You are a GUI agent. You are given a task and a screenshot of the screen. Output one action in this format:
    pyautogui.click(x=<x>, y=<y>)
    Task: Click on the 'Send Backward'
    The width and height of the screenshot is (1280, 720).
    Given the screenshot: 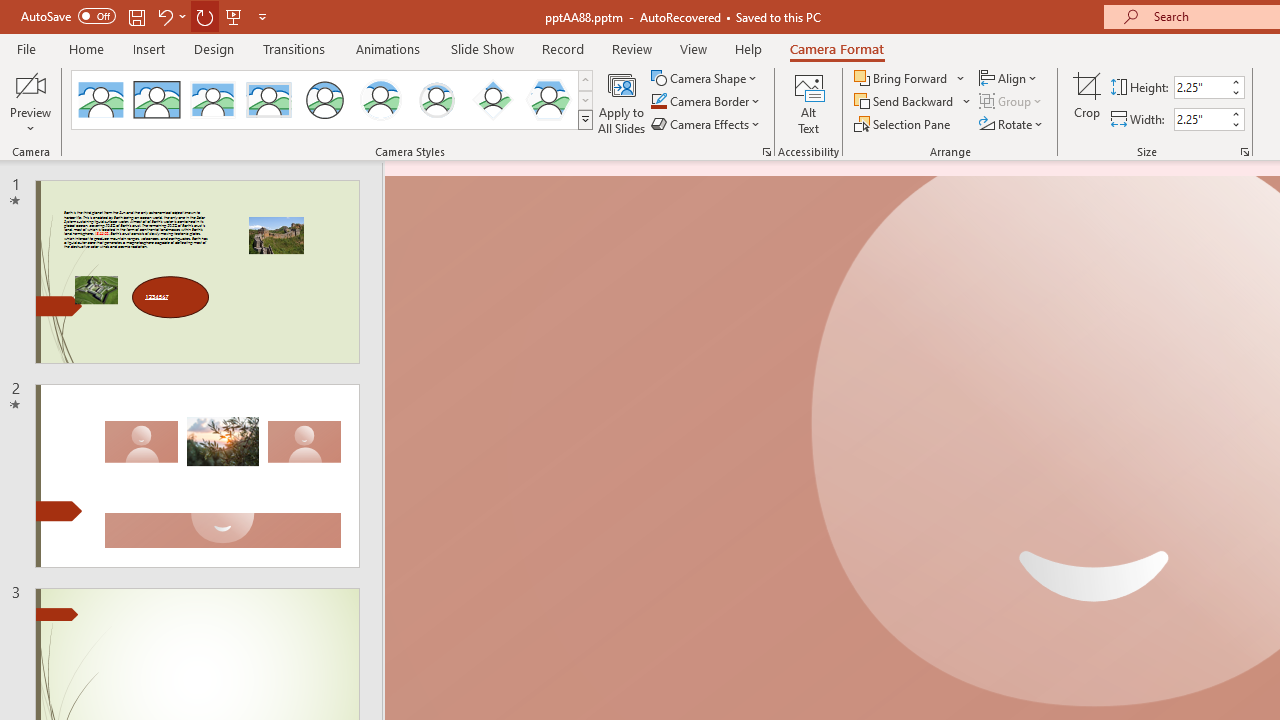 What is the action you would take?
    pyautogui.click(x=904, y=101)
    